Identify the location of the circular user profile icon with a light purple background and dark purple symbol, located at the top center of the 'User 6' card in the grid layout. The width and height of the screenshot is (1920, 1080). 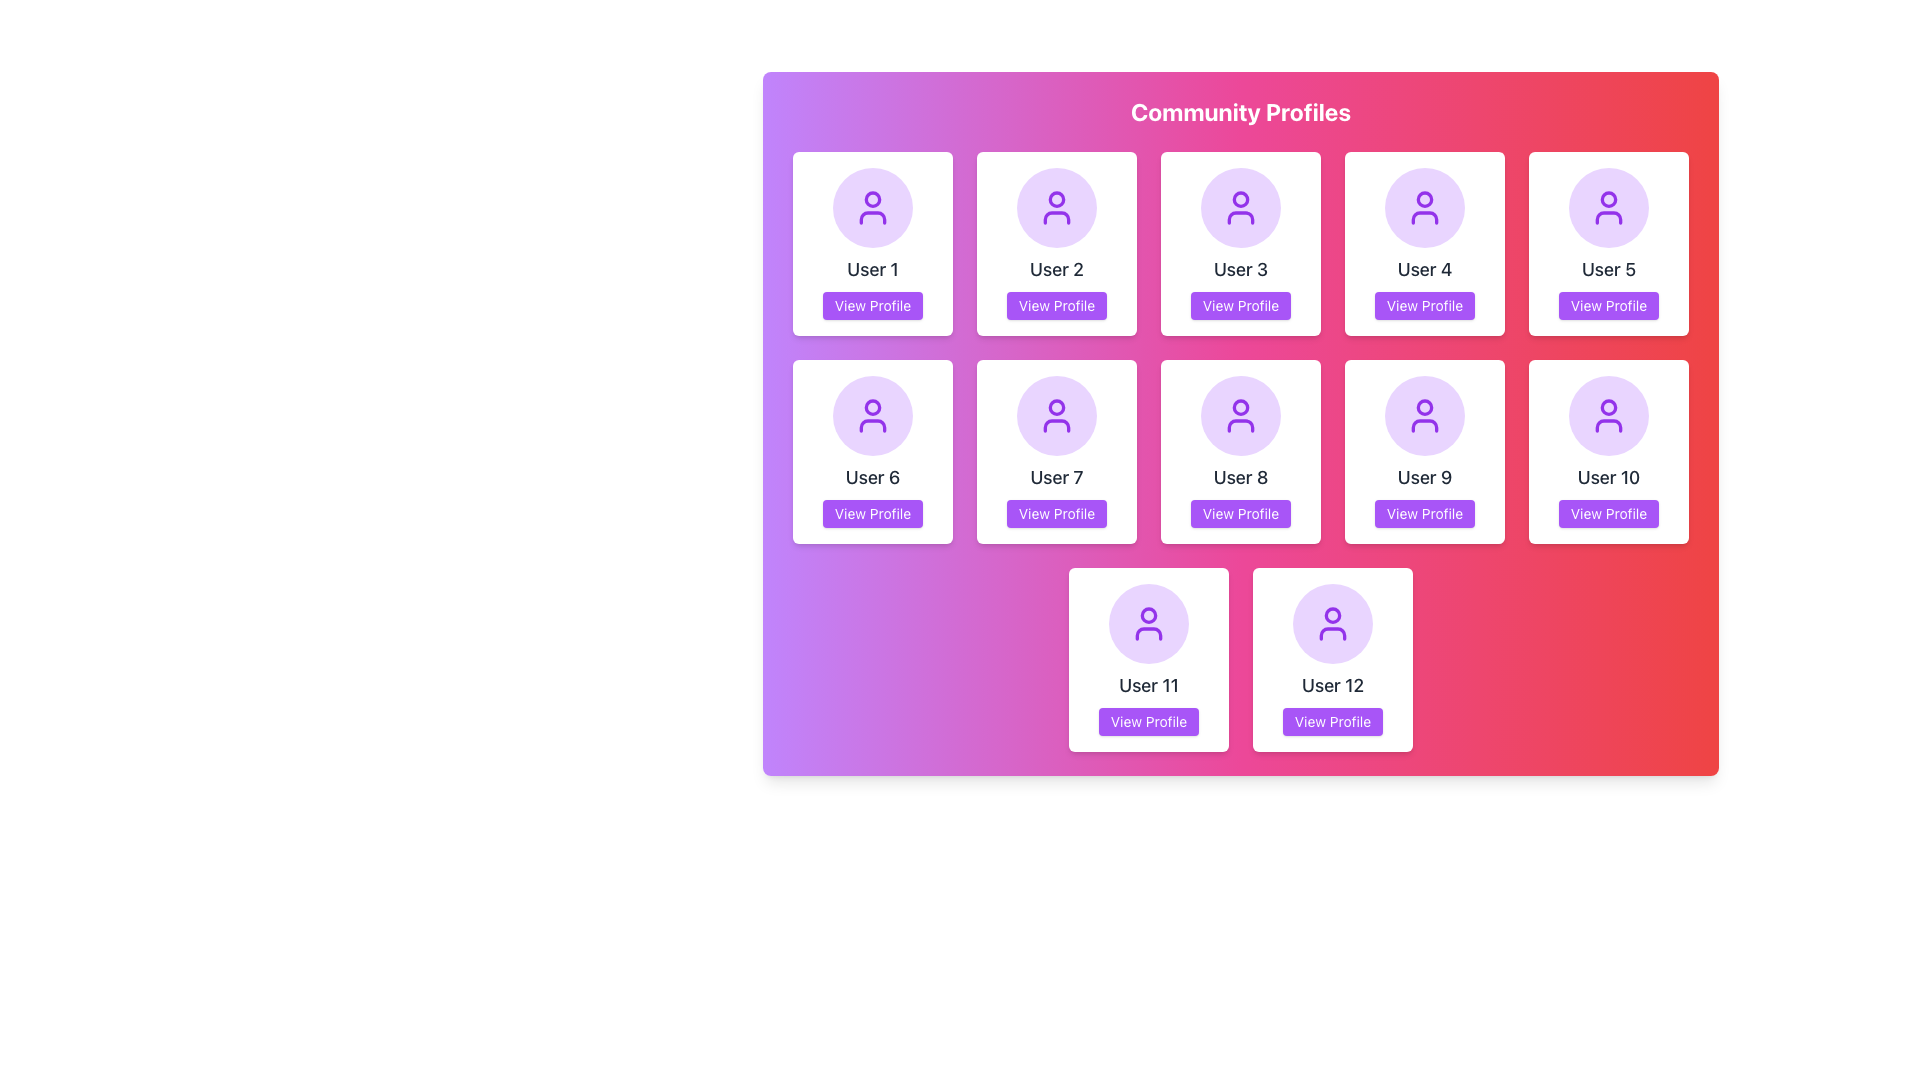
(873, 415).